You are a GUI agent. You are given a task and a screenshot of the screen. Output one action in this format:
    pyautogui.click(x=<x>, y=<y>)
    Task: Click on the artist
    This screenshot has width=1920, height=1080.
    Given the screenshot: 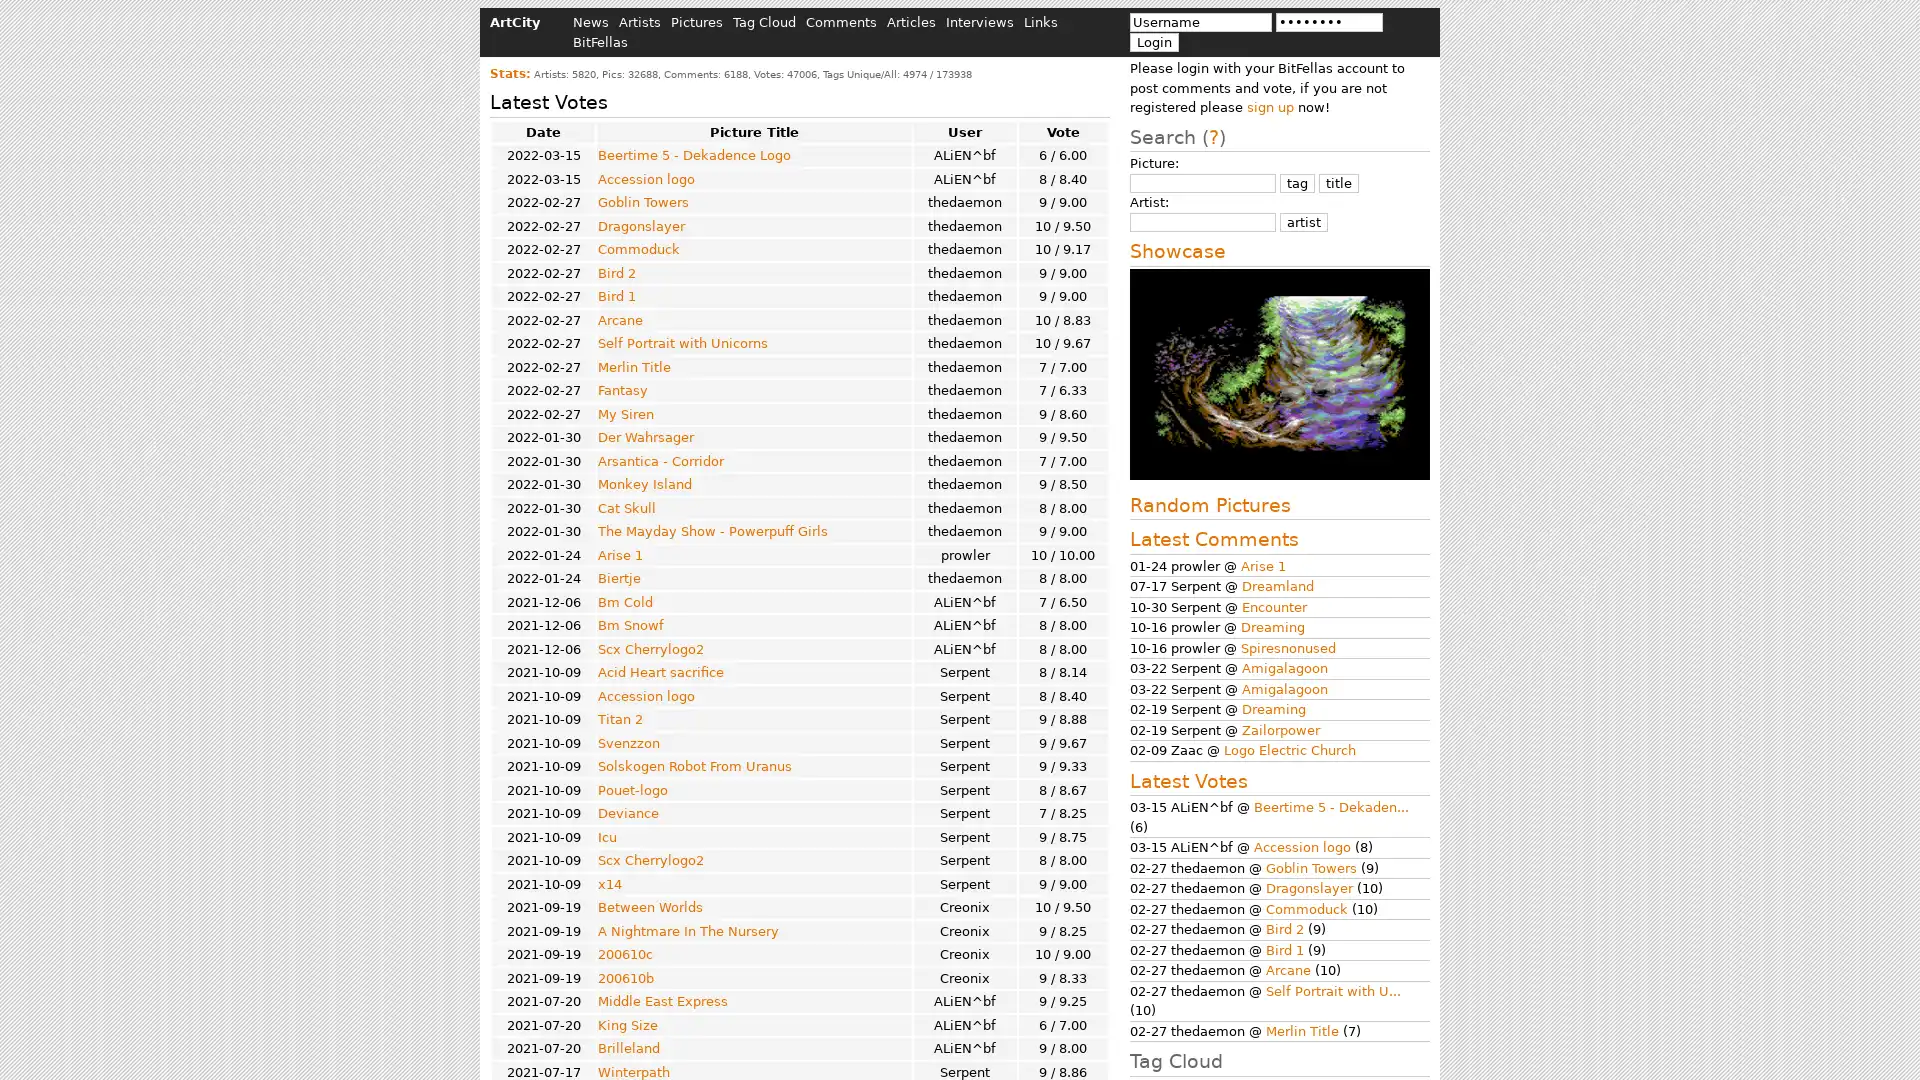 What is the action you would take?
    pyautogui.click(x=1304, y=221)
    